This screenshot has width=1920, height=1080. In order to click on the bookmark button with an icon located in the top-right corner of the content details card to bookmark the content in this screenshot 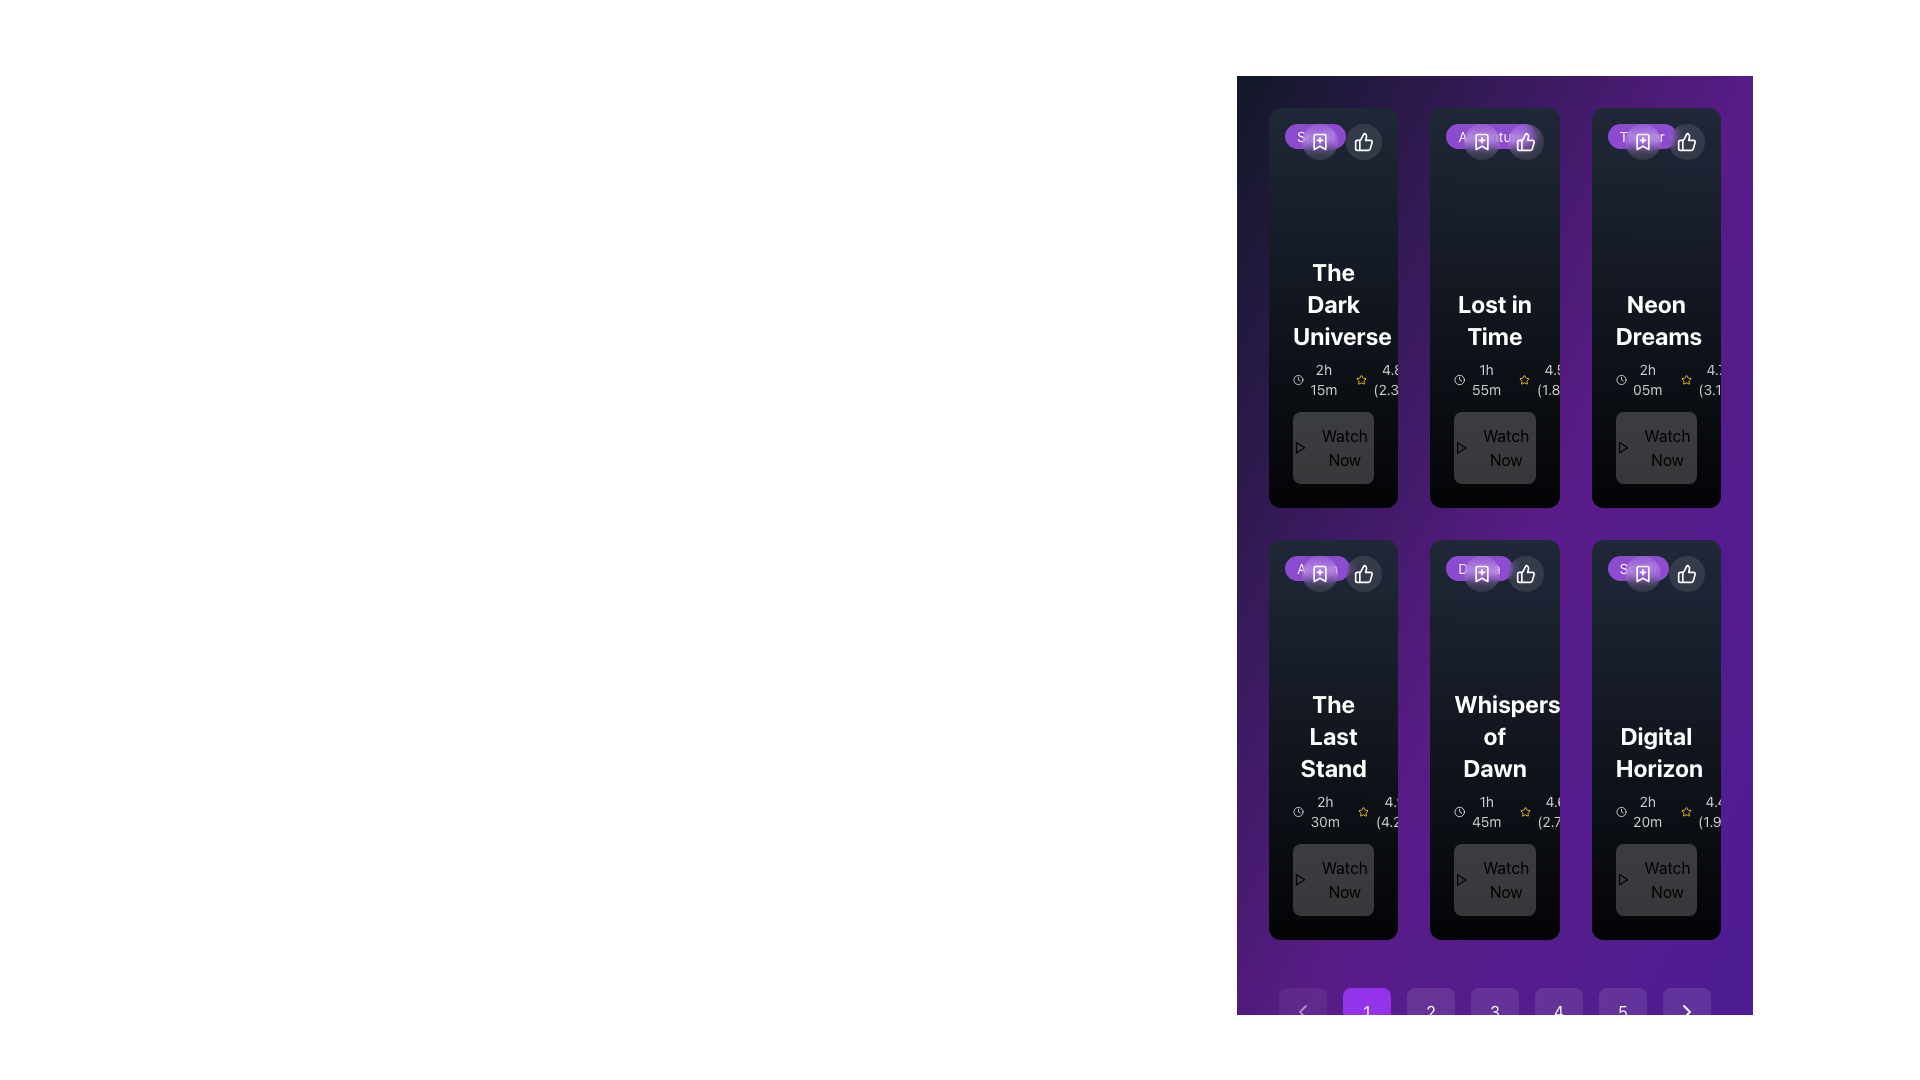, I will do `click(1481, 574)`.